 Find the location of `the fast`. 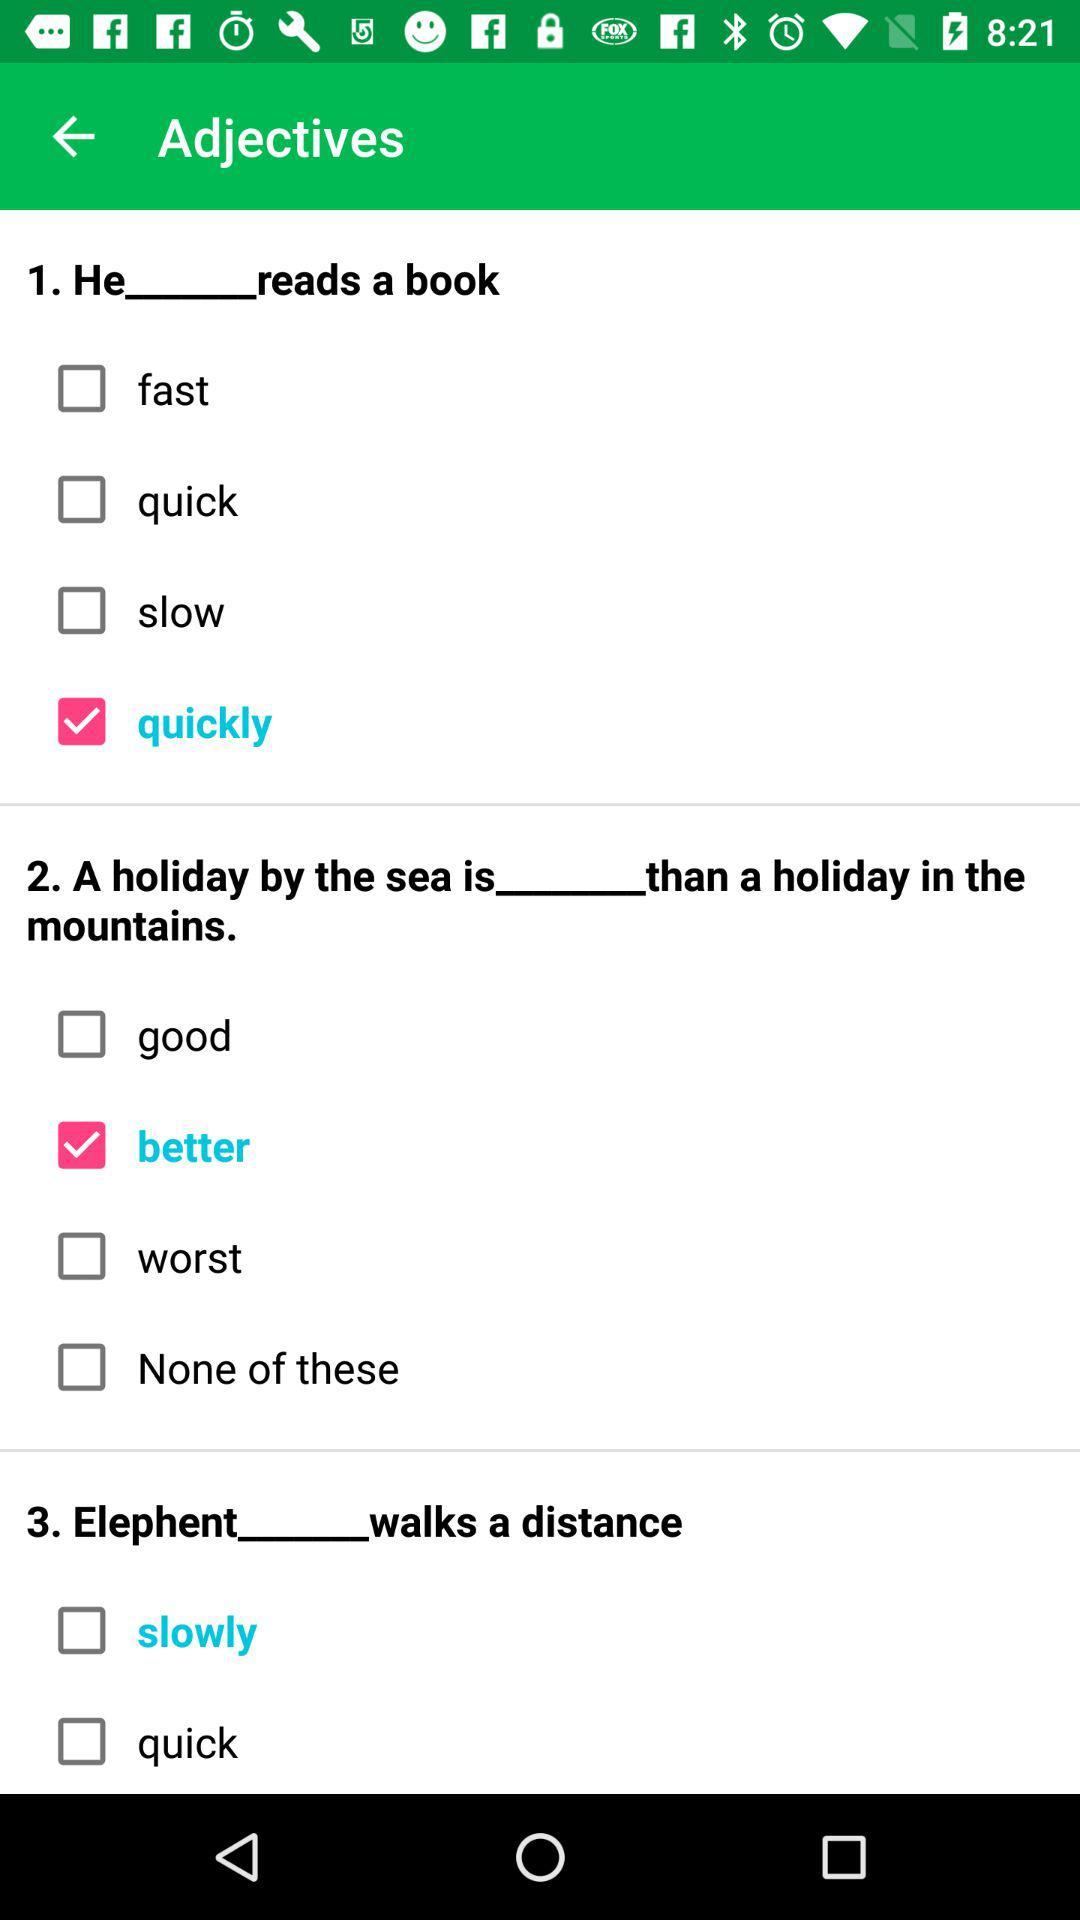

the fast is located at coordinates (587, 388).